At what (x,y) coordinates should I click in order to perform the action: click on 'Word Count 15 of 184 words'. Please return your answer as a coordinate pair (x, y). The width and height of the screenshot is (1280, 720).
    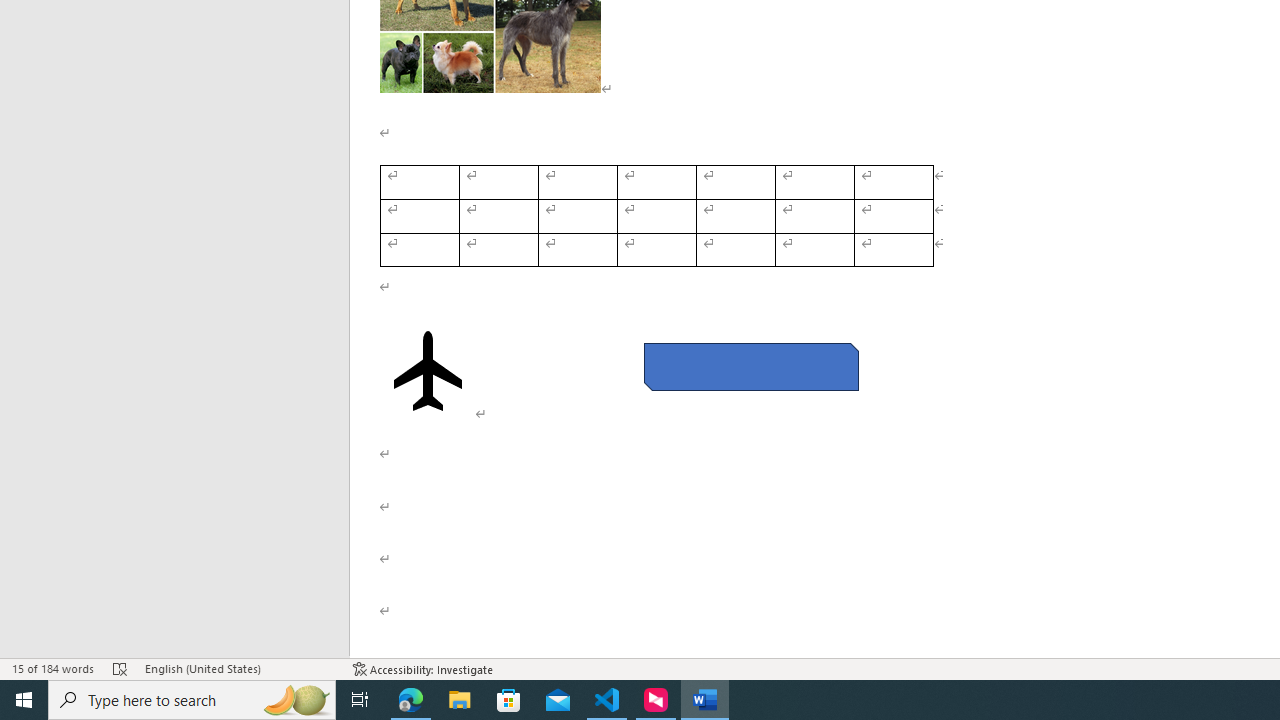
    Looking at the image, I should click on (53, 669).